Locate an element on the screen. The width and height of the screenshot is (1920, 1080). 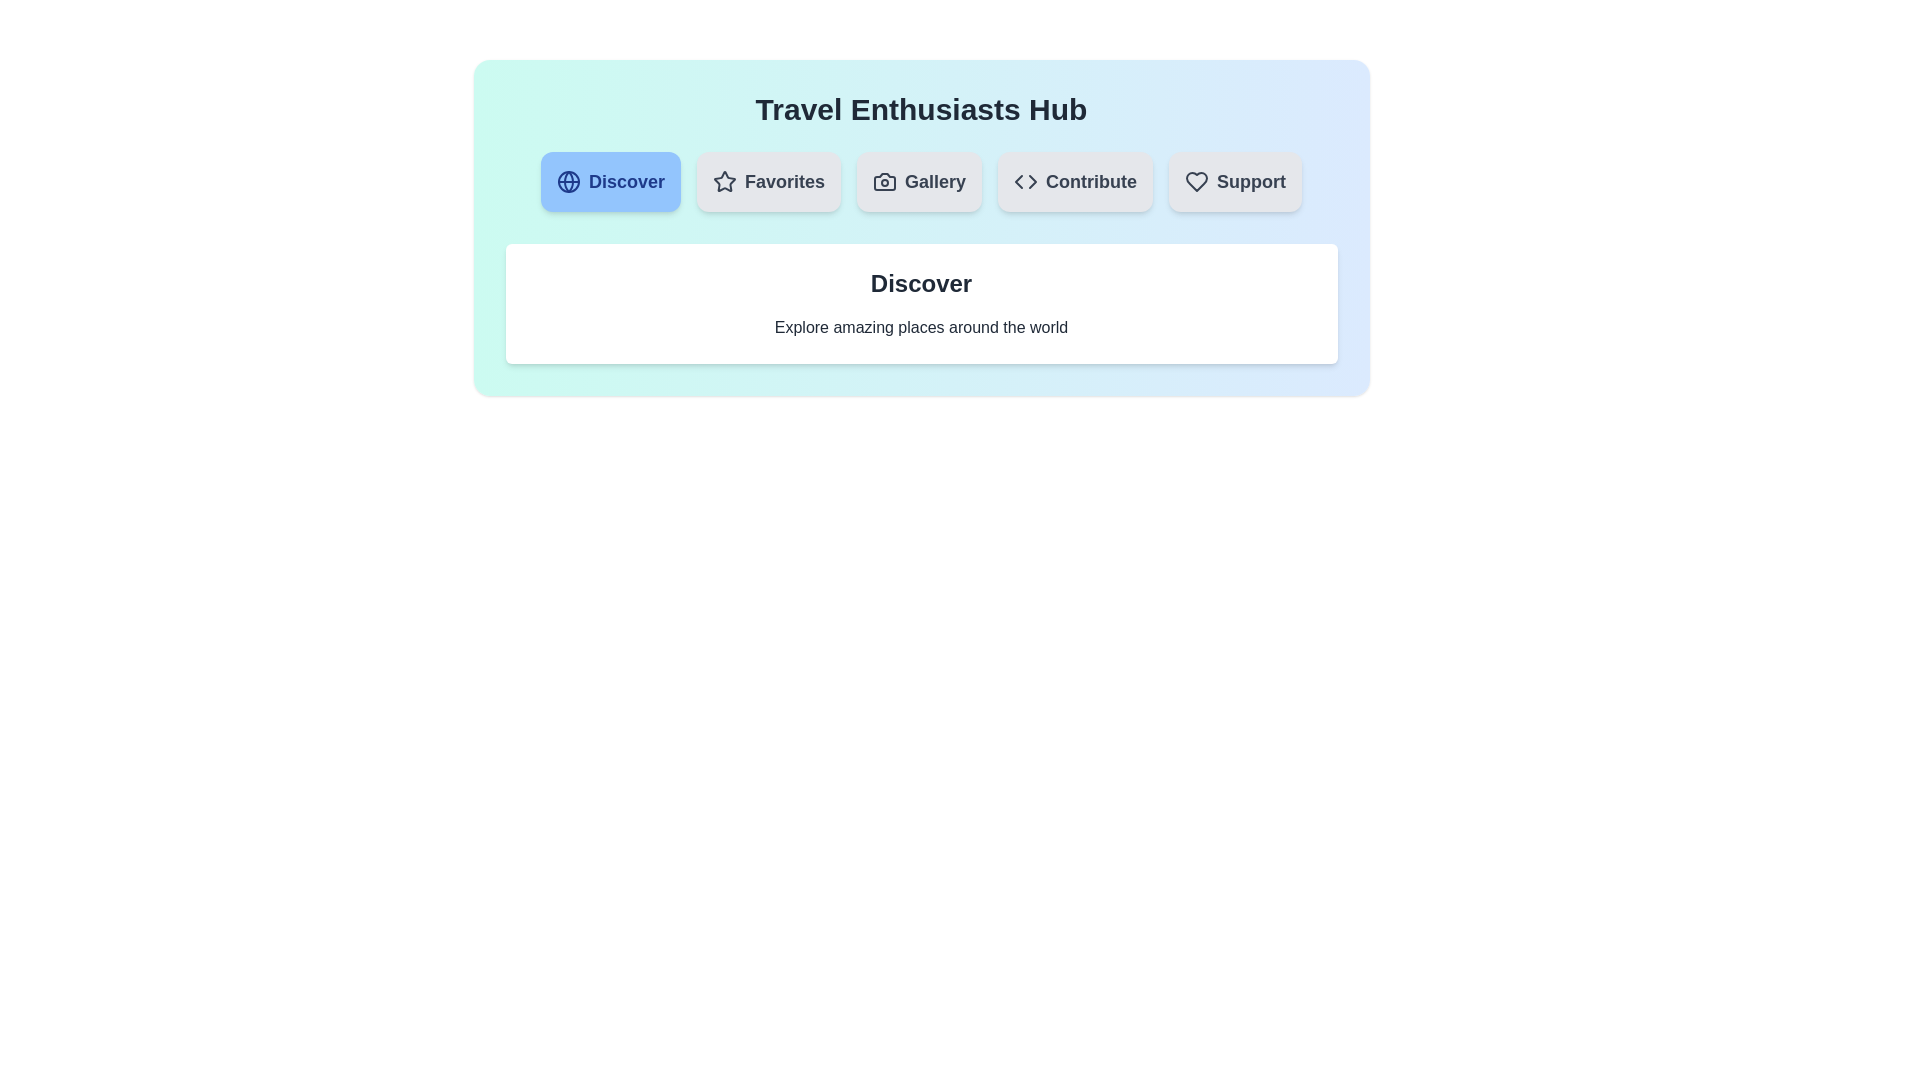
the 'Favorites' button located to the immediate right of the 'Discover' button in the horizontal row of buttons at the top of the interface is located at coordinates (767, 181).